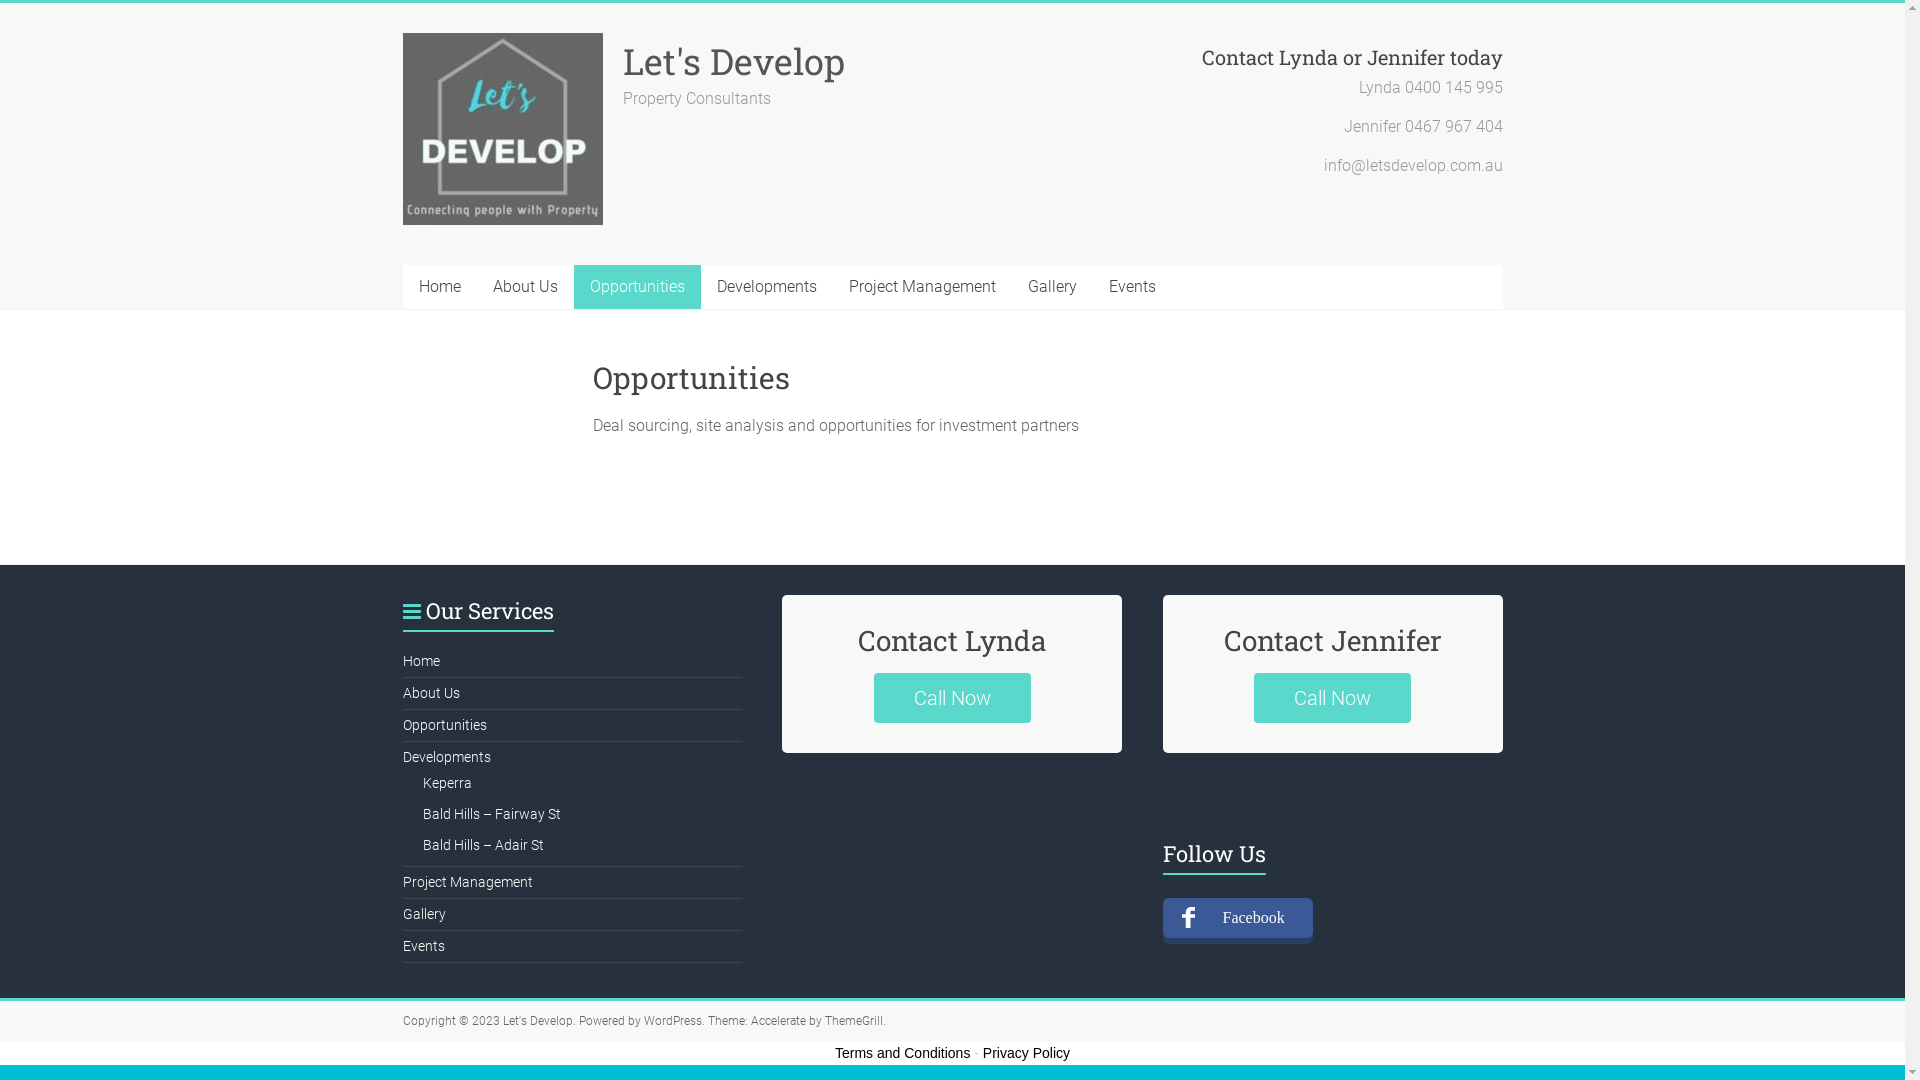 The width and height of the screenshot is (1920, 1080). What do you see at coordinates (465, 881) in the screenshot?
I see `'Project Management'` at bounding box center [465, 881].